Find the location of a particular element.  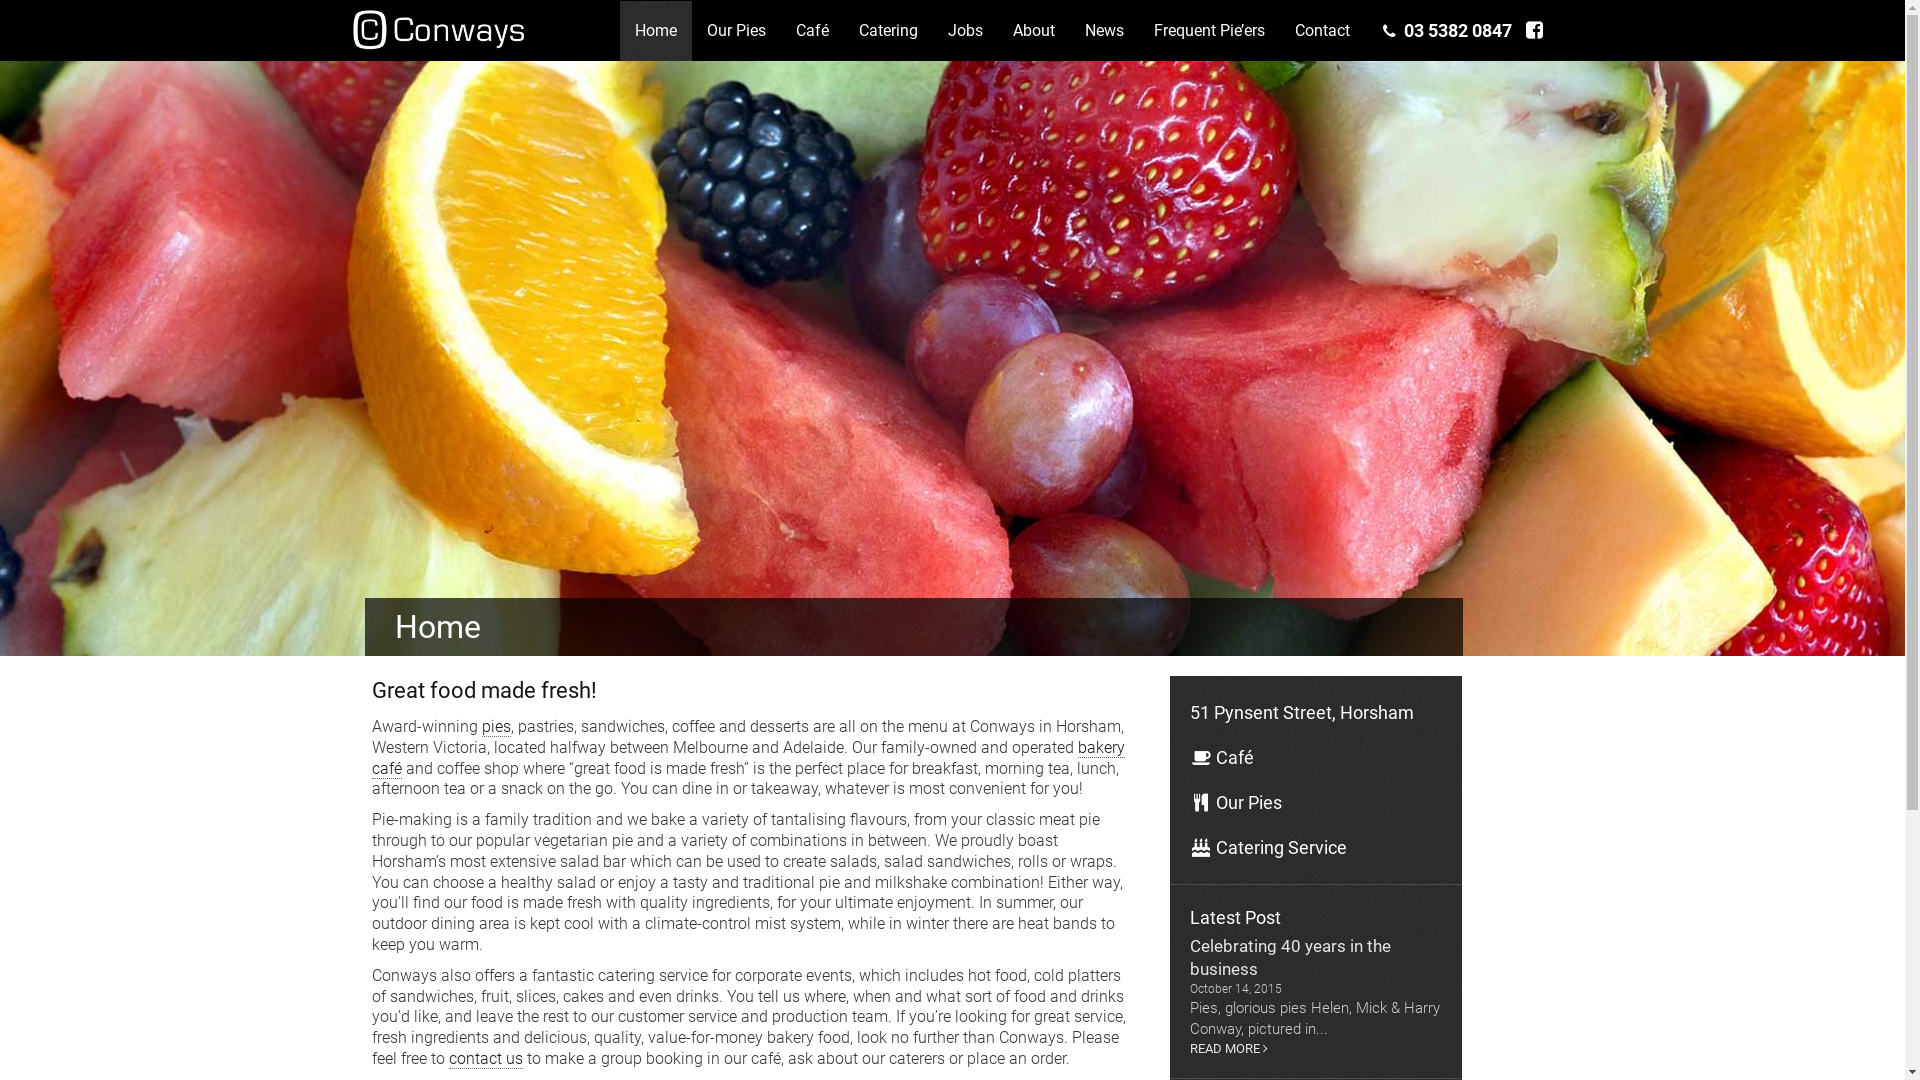

'Celebrating 40 years in the business' is located at coordinates (1315, 956).